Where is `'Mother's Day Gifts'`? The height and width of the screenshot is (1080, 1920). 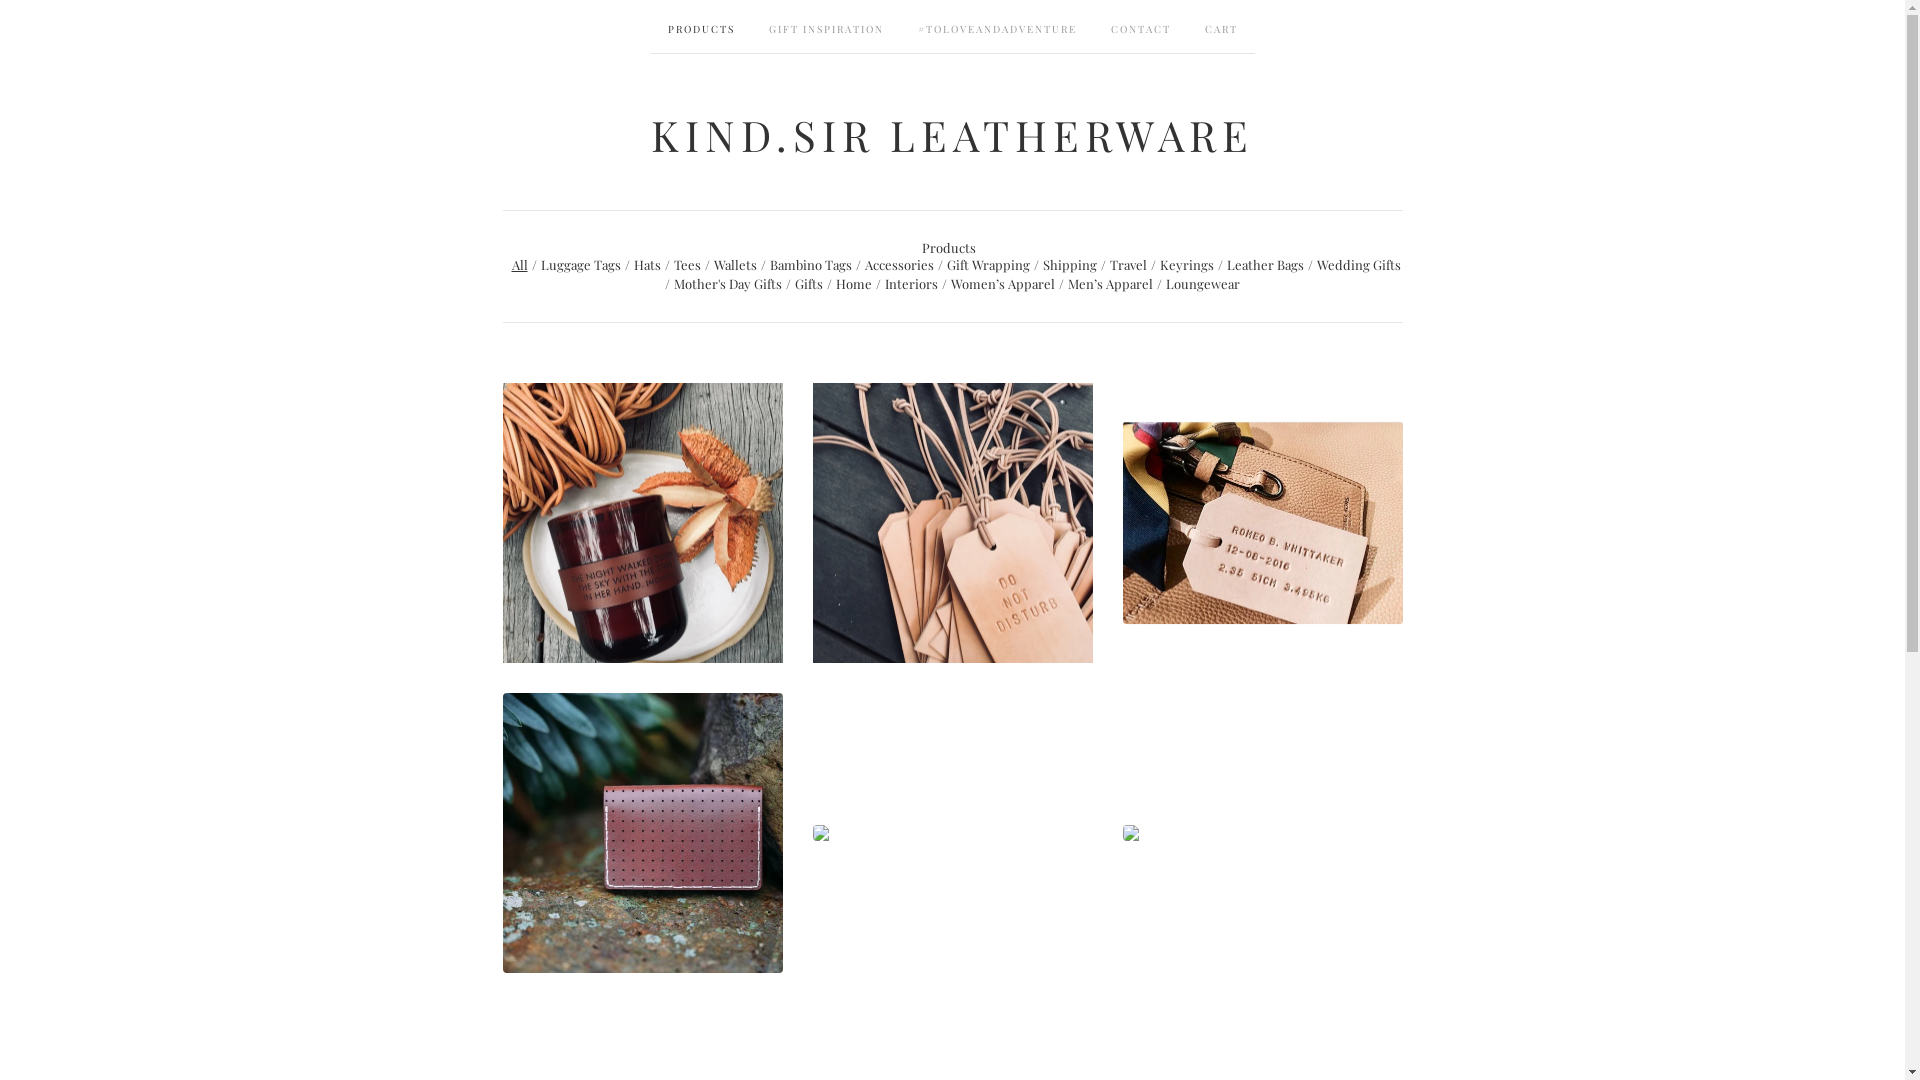
'Mother's Day Gifts' is located at coordinates (727, 283).